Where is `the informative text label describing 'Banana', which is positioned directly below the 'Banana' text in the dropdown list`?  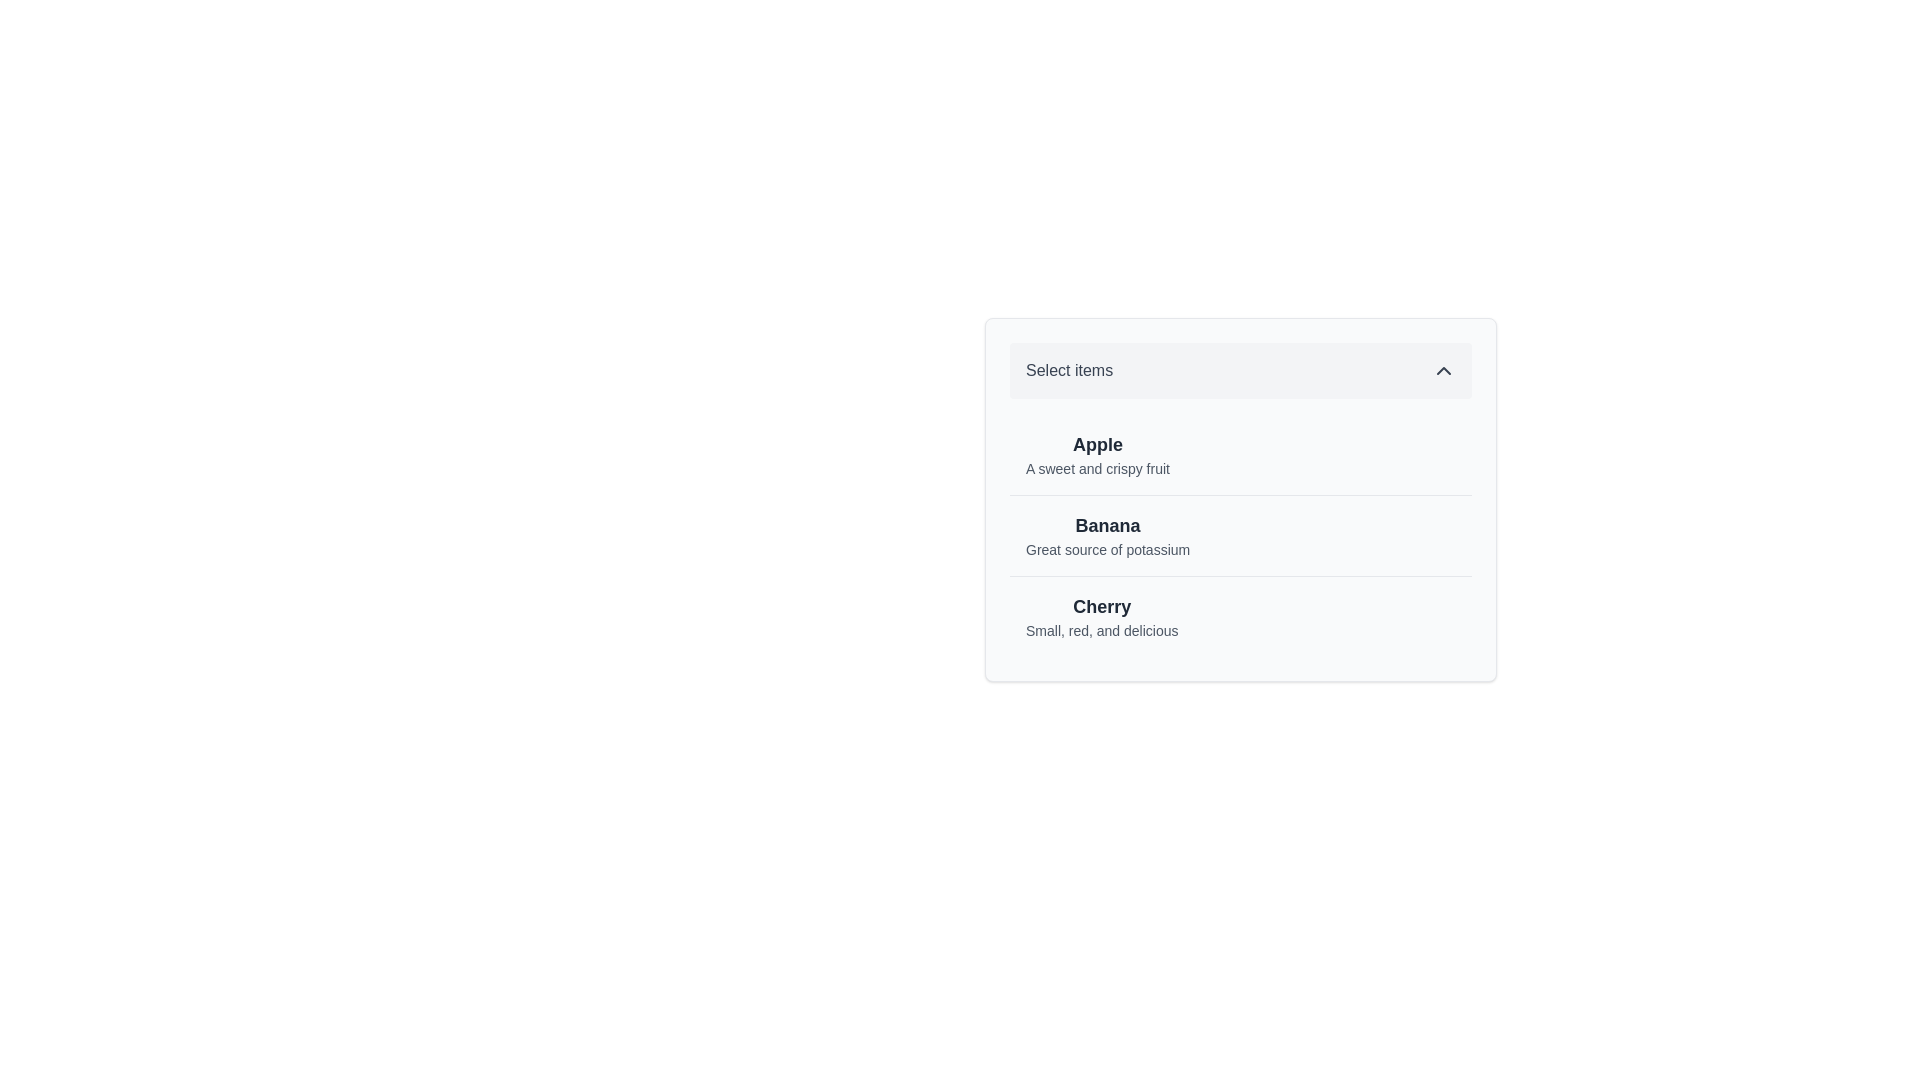 the informative text label describing 'Banana', which is positioned directly below the 'Banana' text in the dropdown list is located at coordinates (1107, 550).